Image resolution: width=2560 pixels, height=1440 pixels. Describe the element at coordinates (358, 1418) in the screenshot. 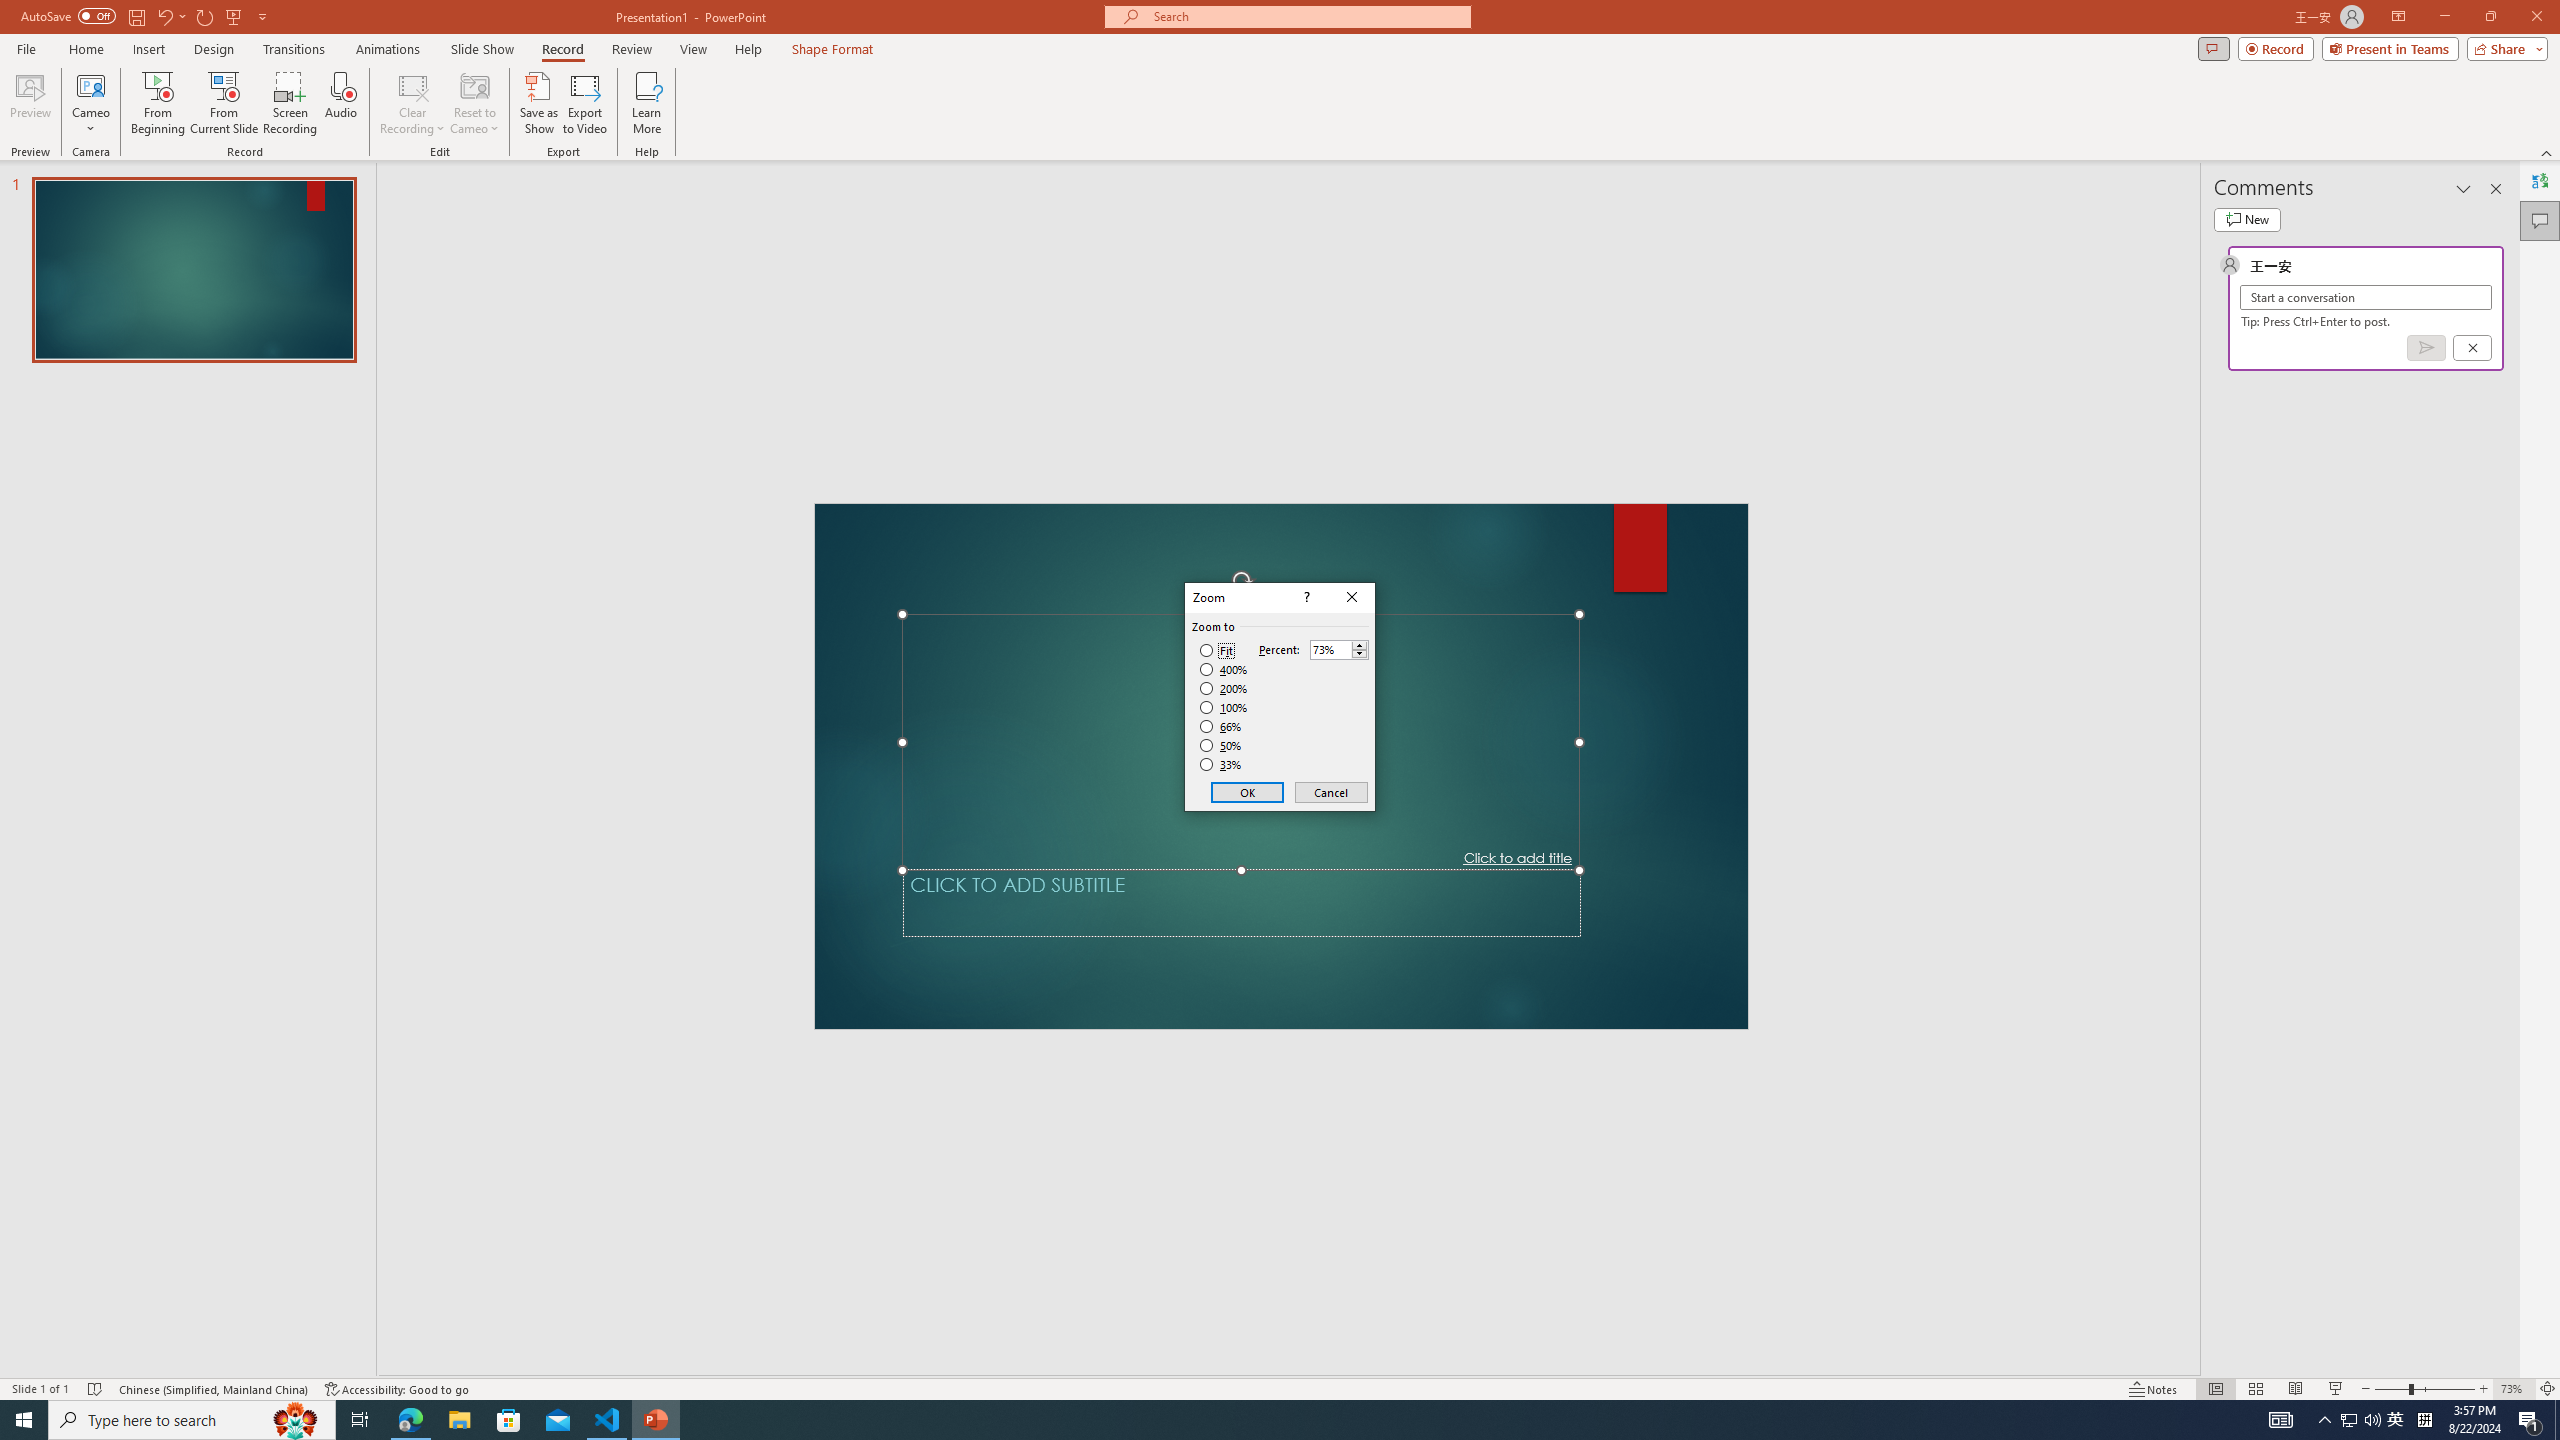

I see `'Task View'` at that location.